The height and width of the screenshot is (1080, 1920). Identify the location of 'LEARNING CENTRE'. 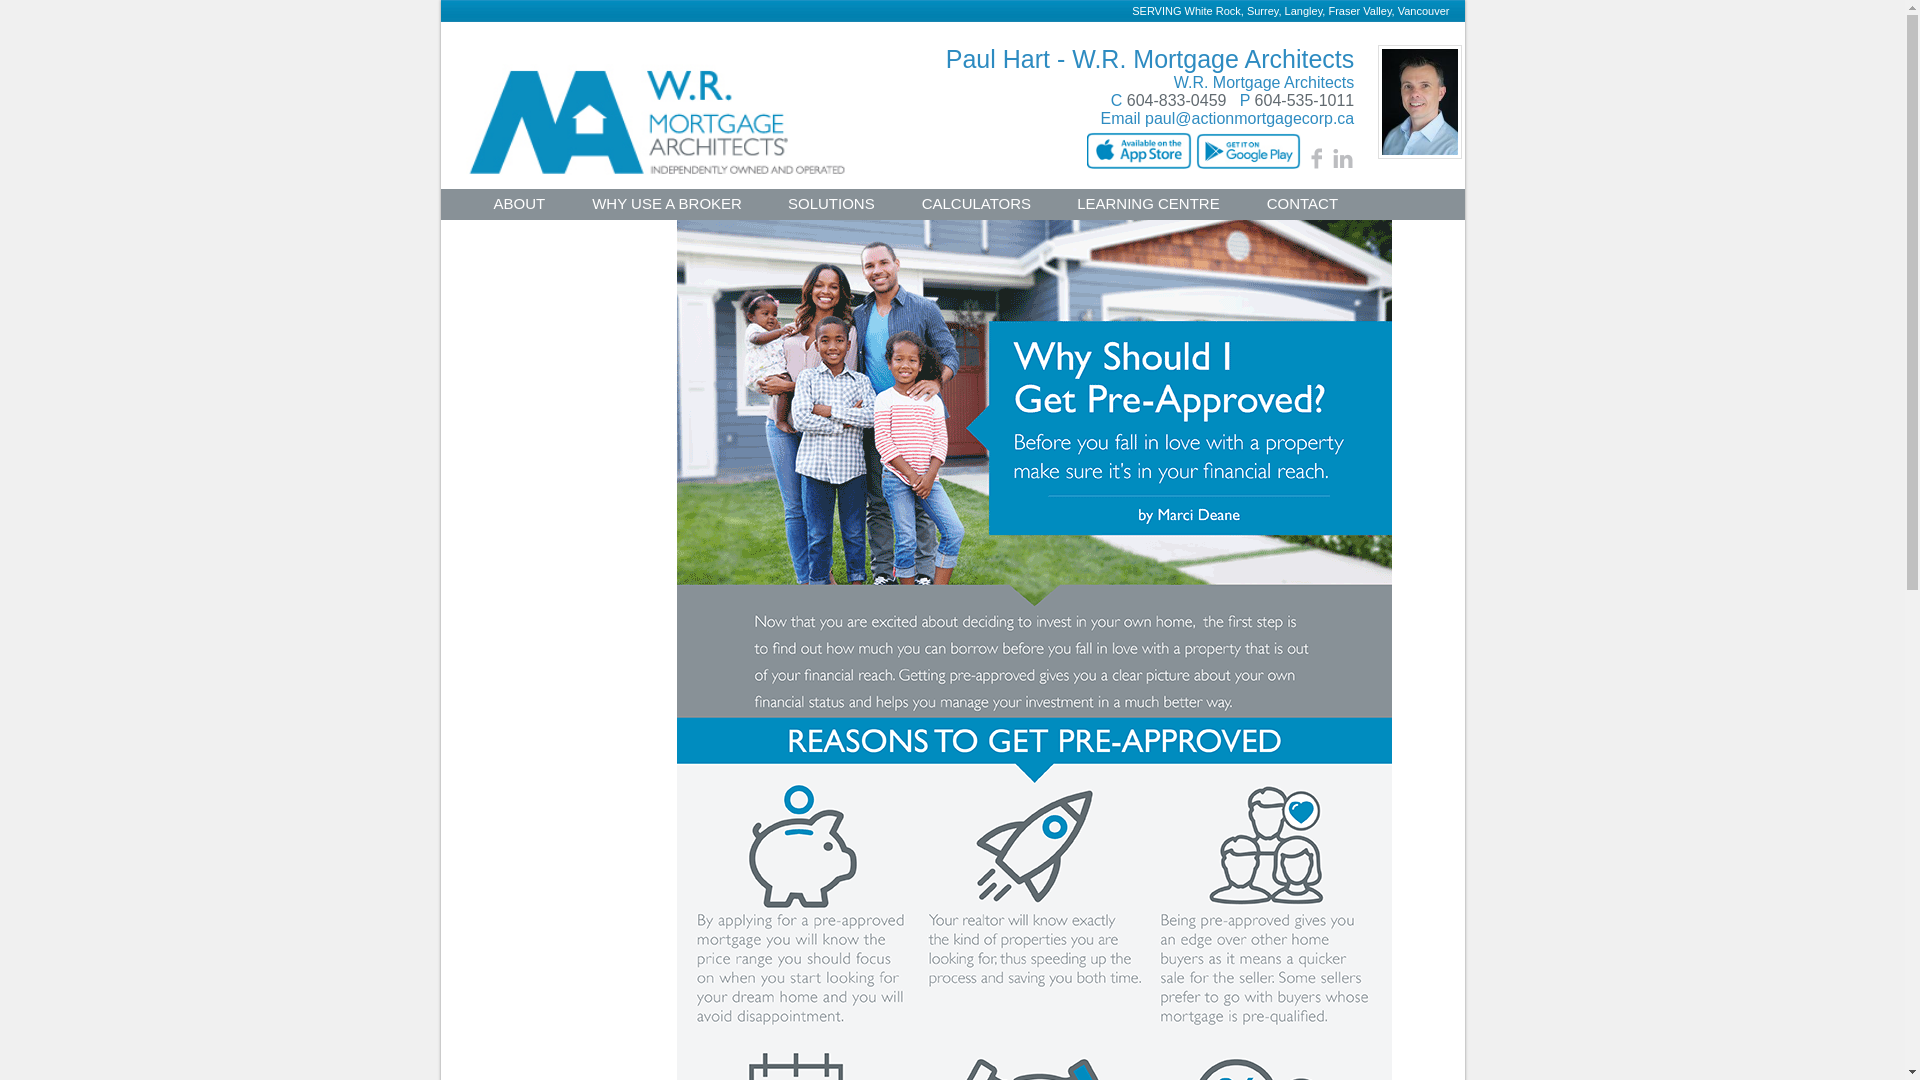
(1148, 207).